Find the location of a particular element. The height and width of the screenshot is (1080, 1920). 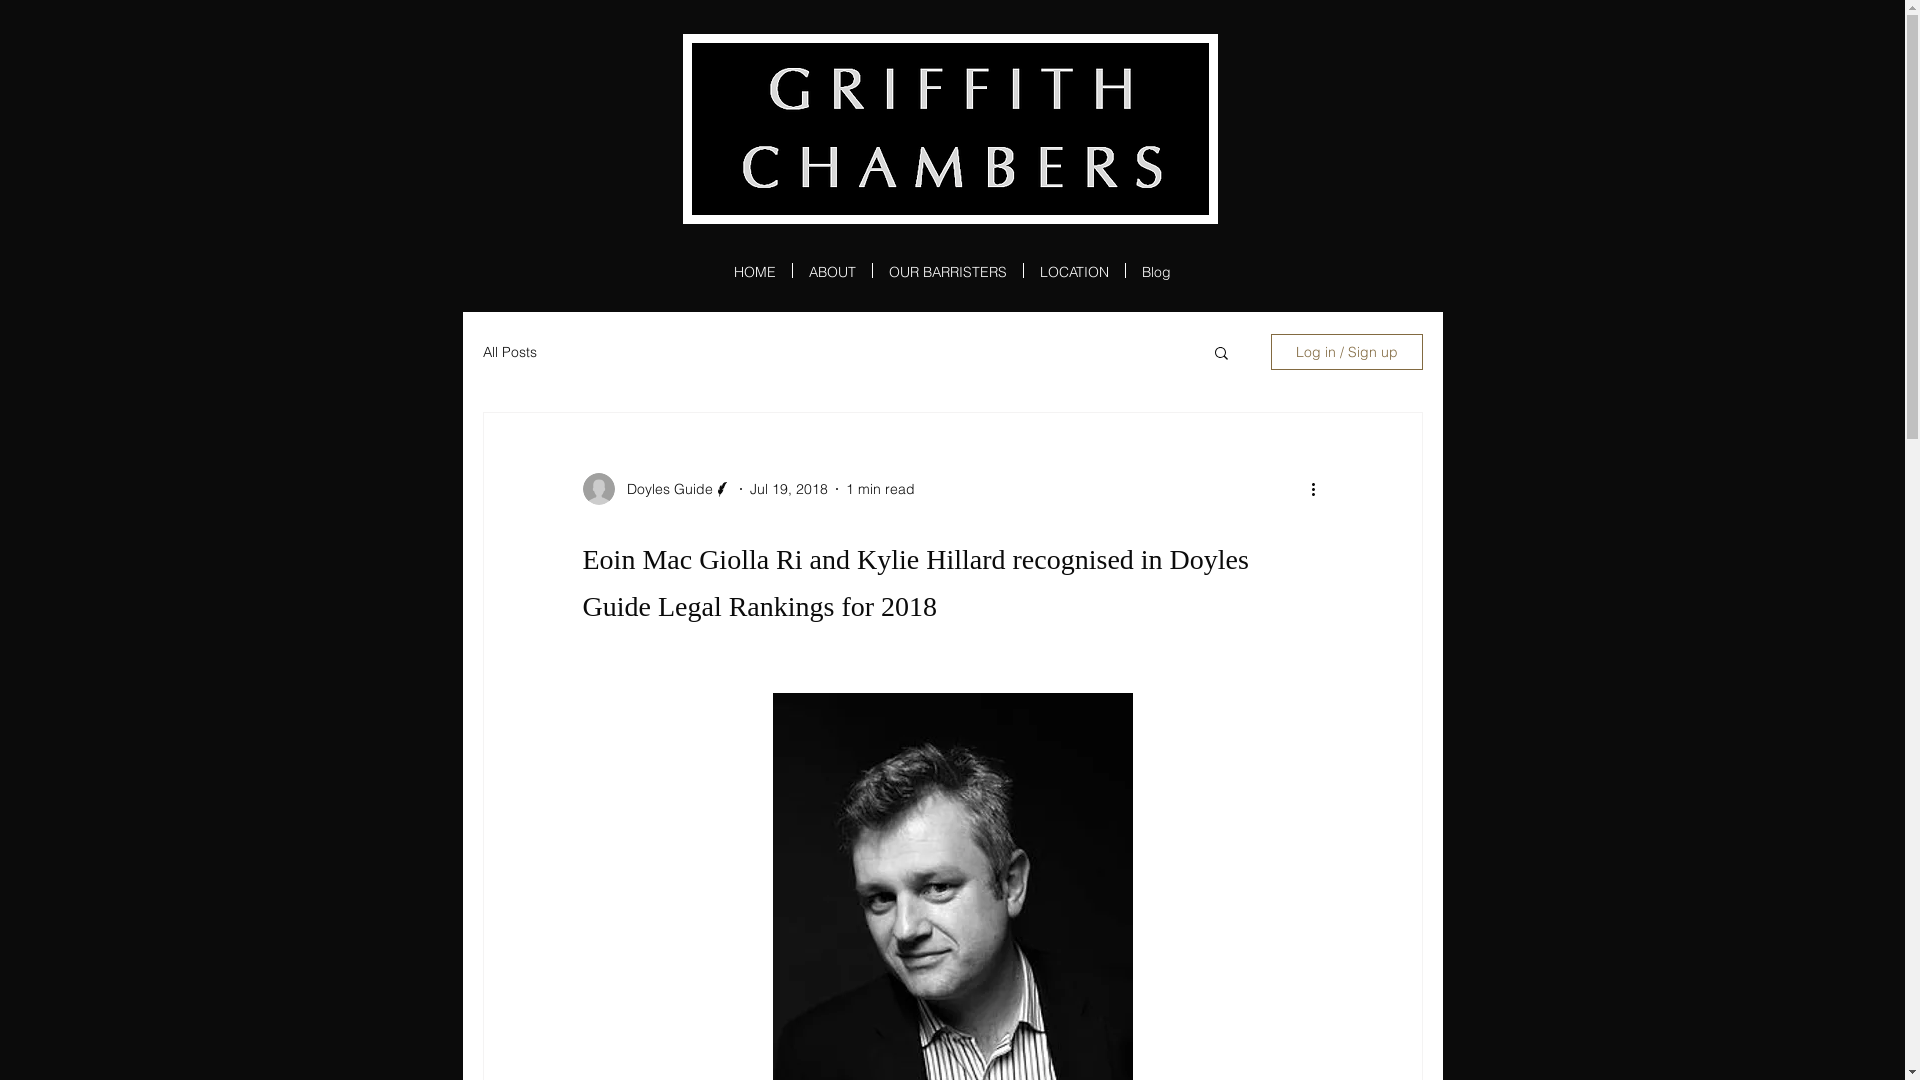

'Log in / Sign up' is located at coordinates (1269, 350).